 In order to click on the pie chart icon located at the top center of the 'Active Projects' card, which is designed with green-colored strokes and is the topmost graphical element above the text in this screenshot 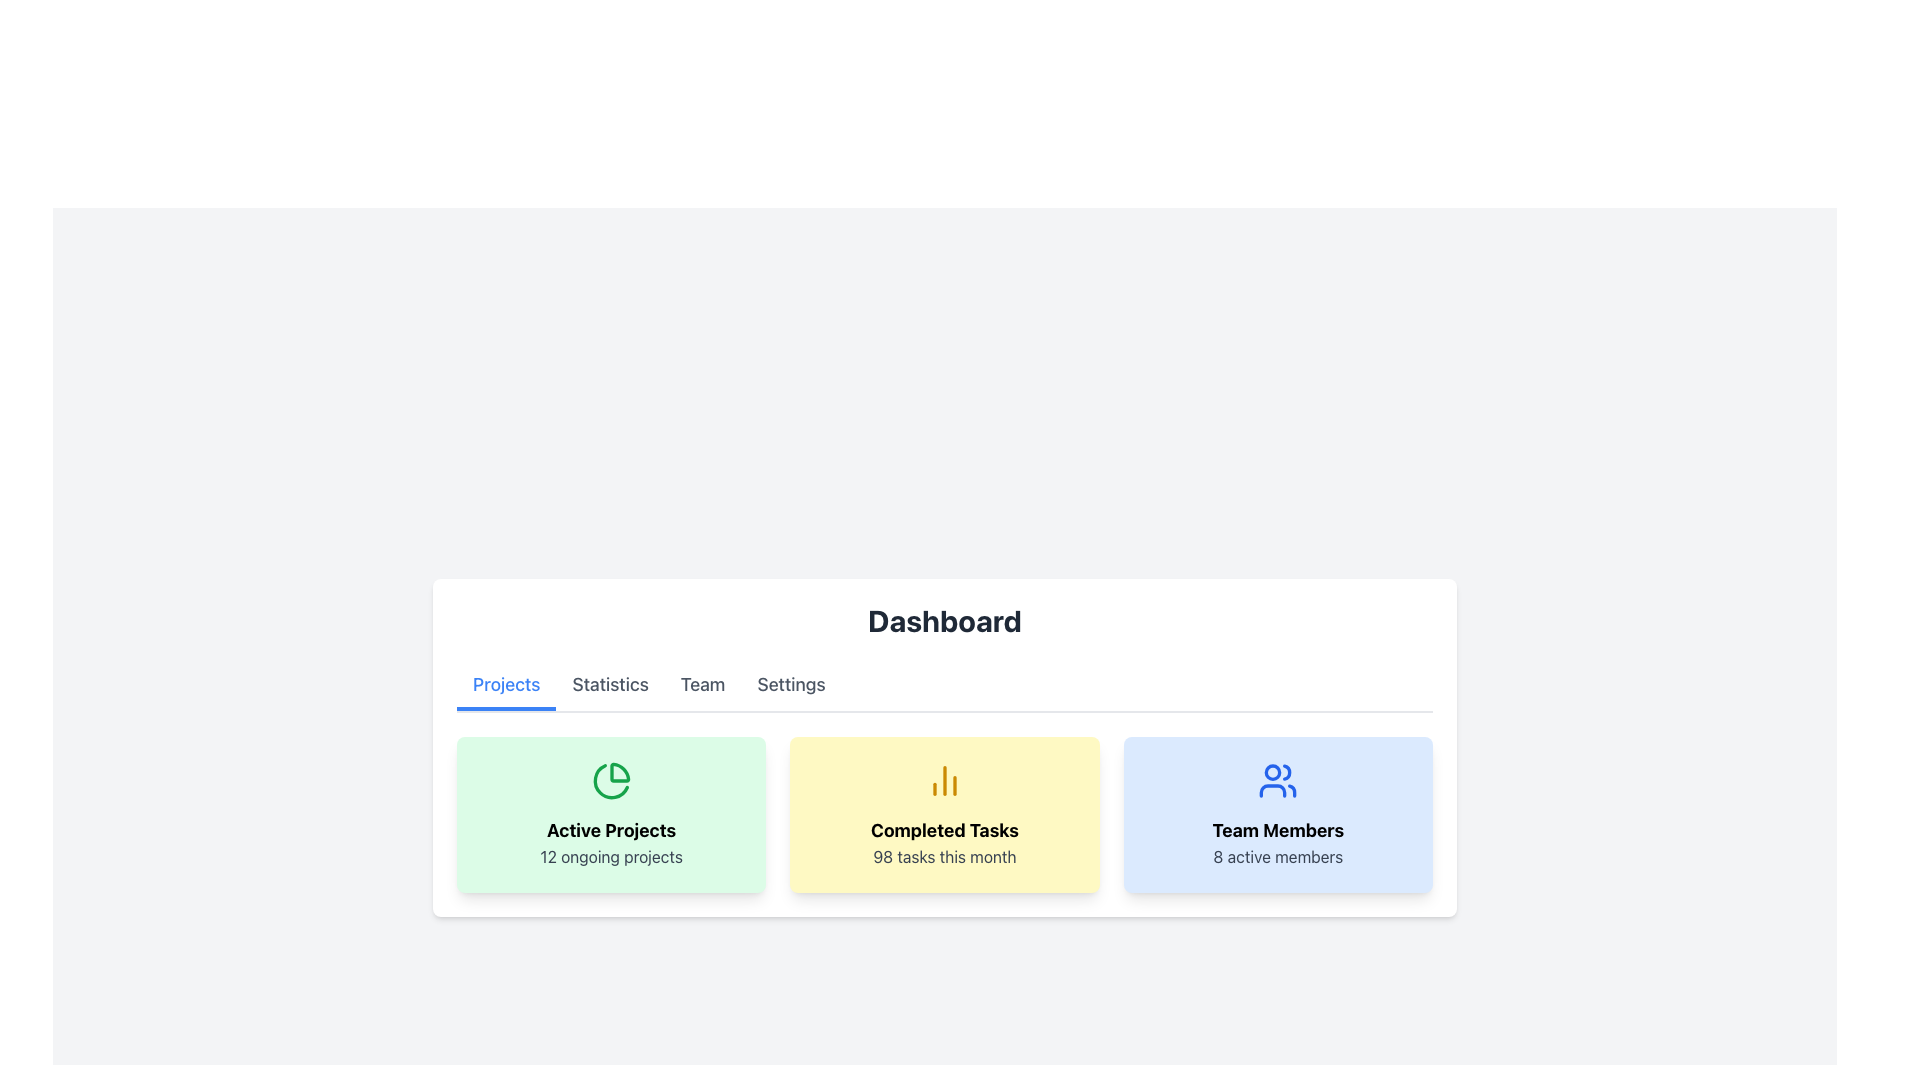, I will do `click(610, 779)`.